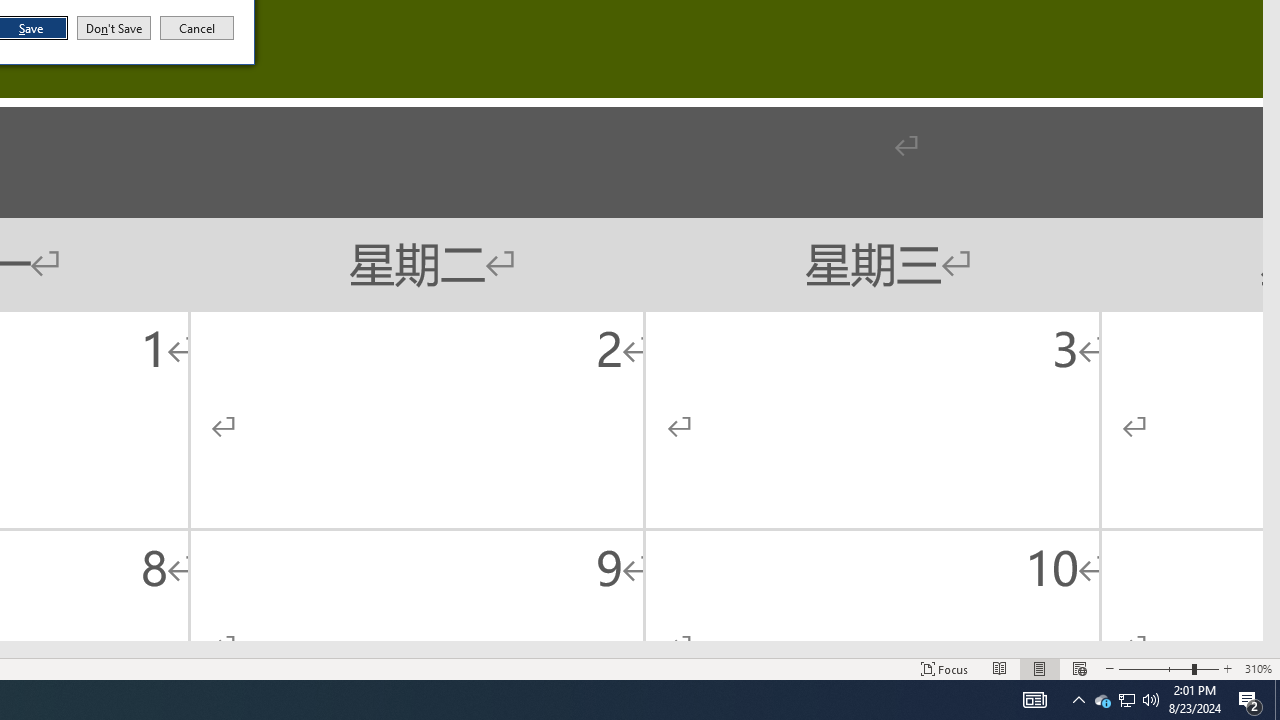 Image resolution: width=1280 pixels, height=720 pixels. Describe the element at coordinates (1168, 669) in the screenshot. I see `'Zoom'` at that location.